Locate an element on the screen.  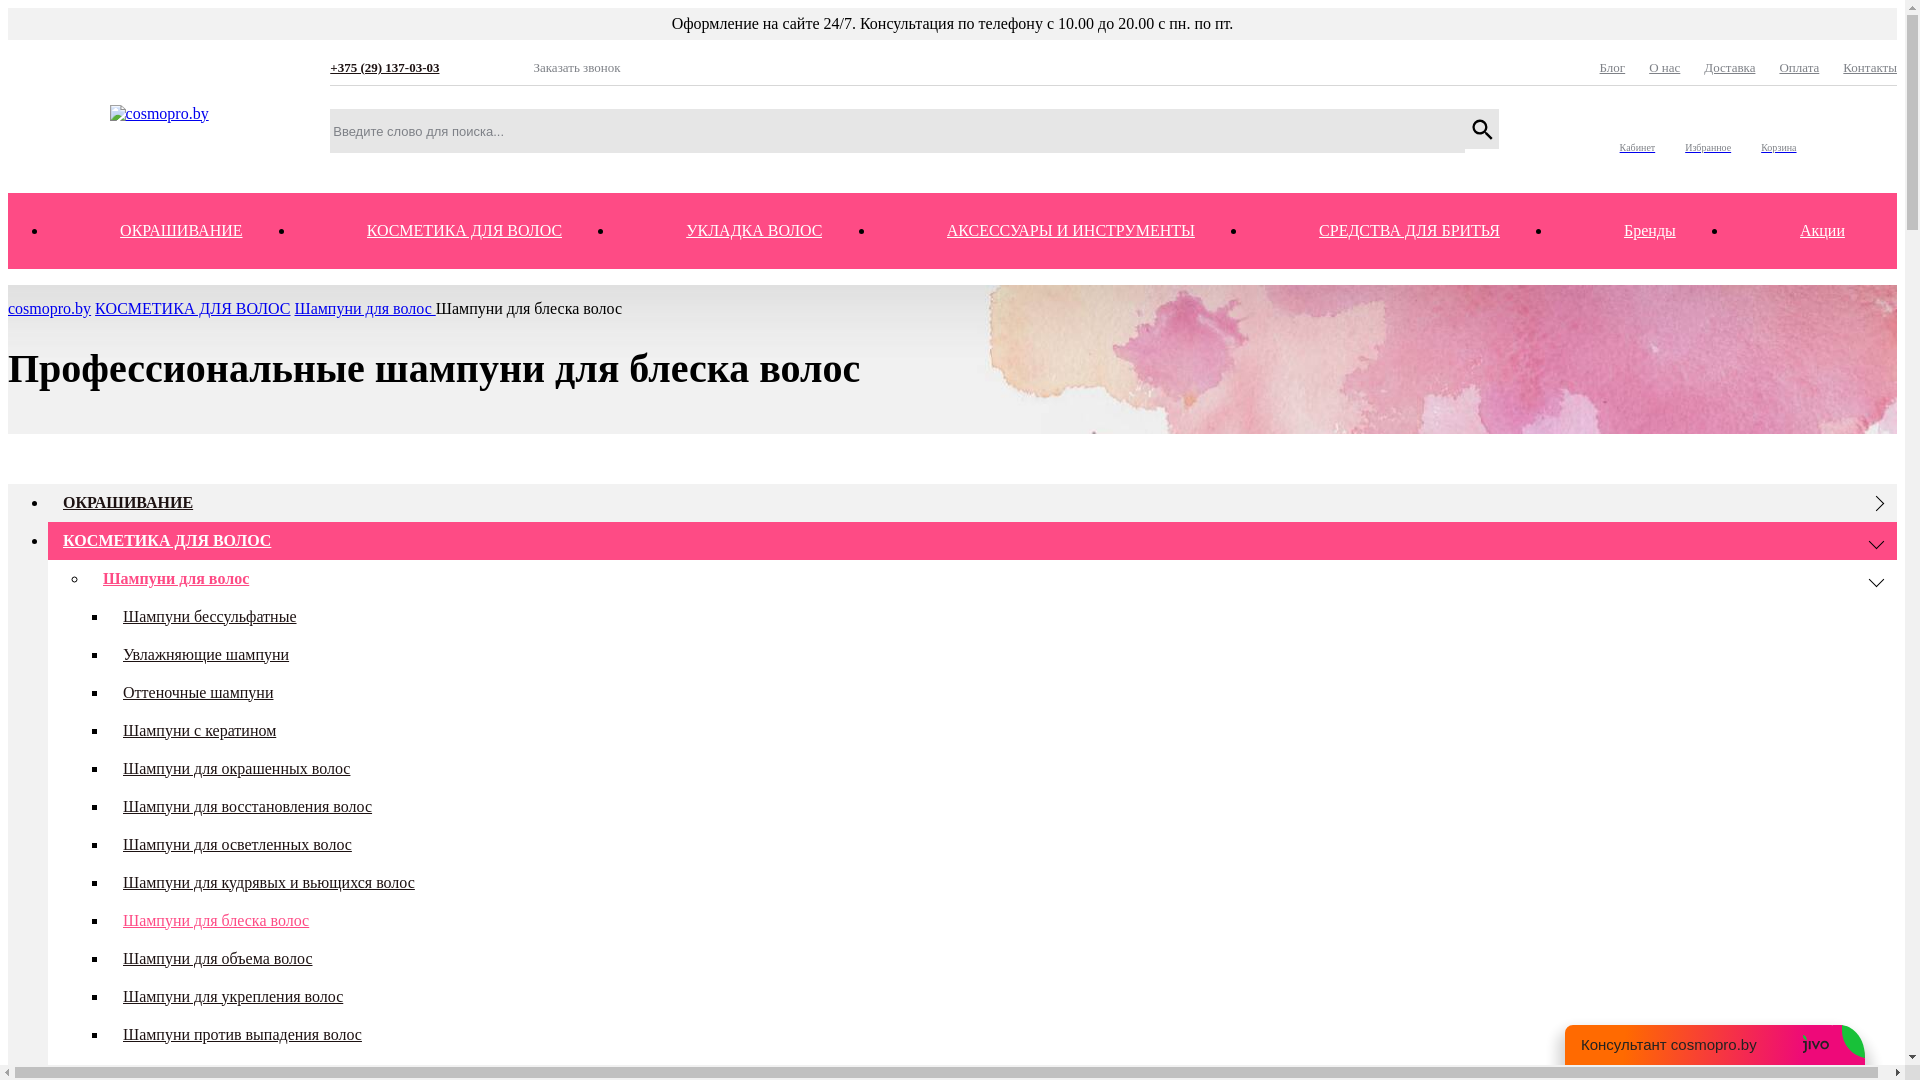
'cosmopro.by' is located at coordinates (109, 112).